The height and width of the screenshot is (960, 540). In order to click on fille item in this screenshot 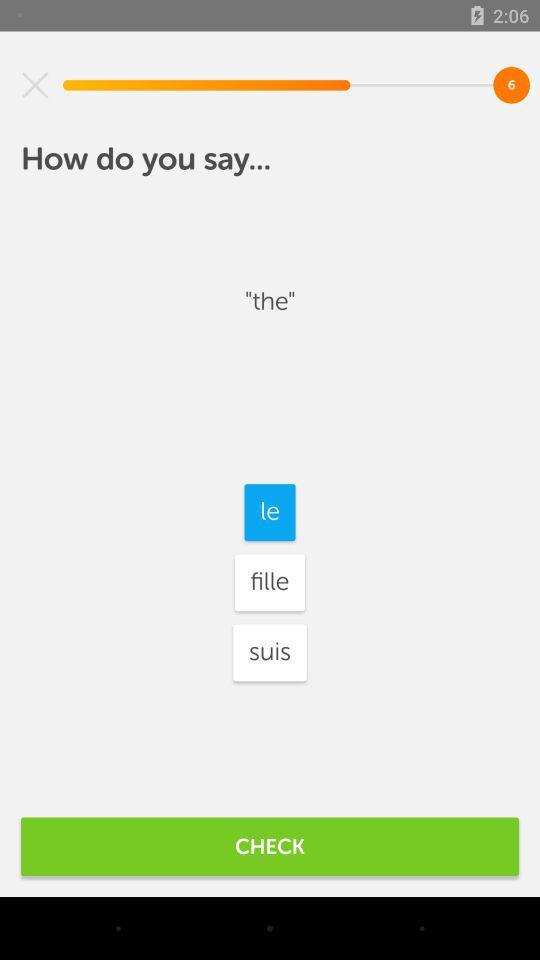, I will do `click(269, 582)`.